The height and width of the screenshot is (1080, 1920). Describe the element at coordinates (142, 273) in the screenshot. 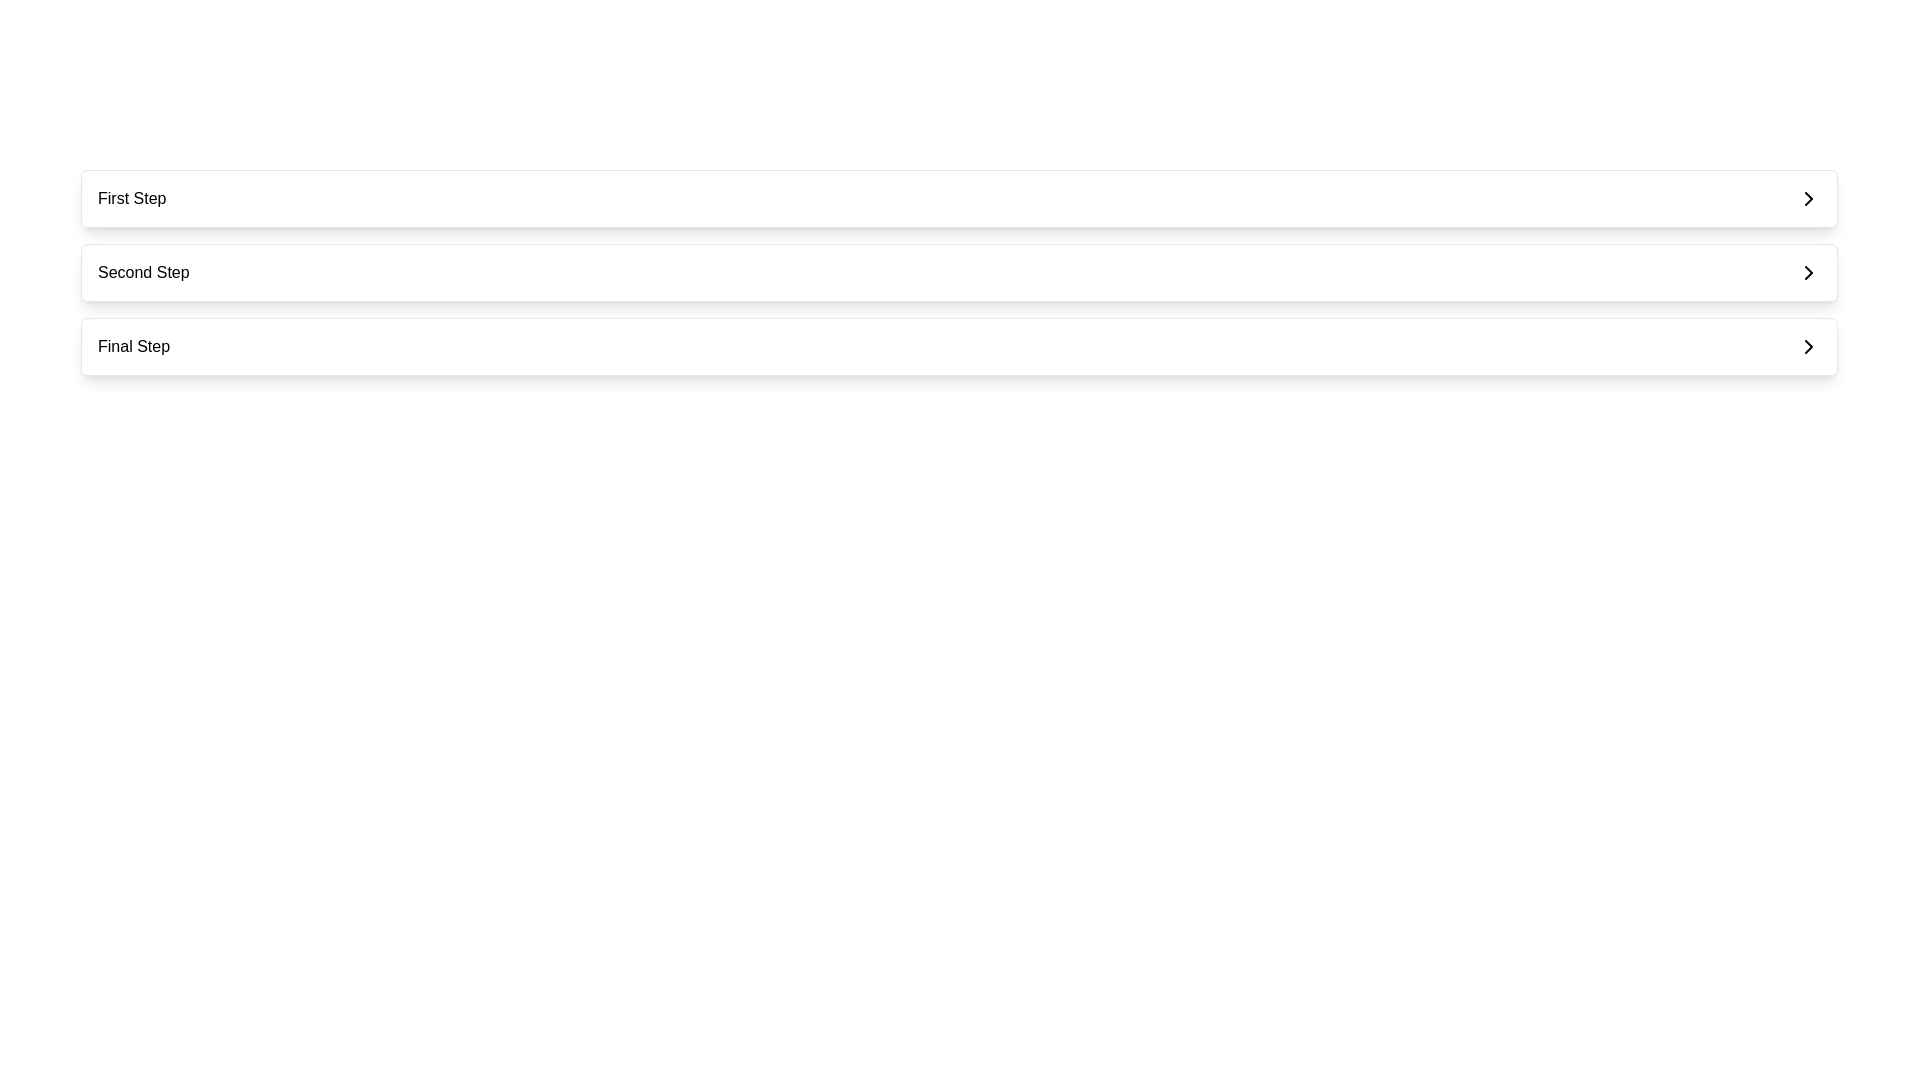

I see `the 'Second Step' text label, which is centered within a horizontal panel and positioned between 'First Step' and 'Final Step'` at that location.